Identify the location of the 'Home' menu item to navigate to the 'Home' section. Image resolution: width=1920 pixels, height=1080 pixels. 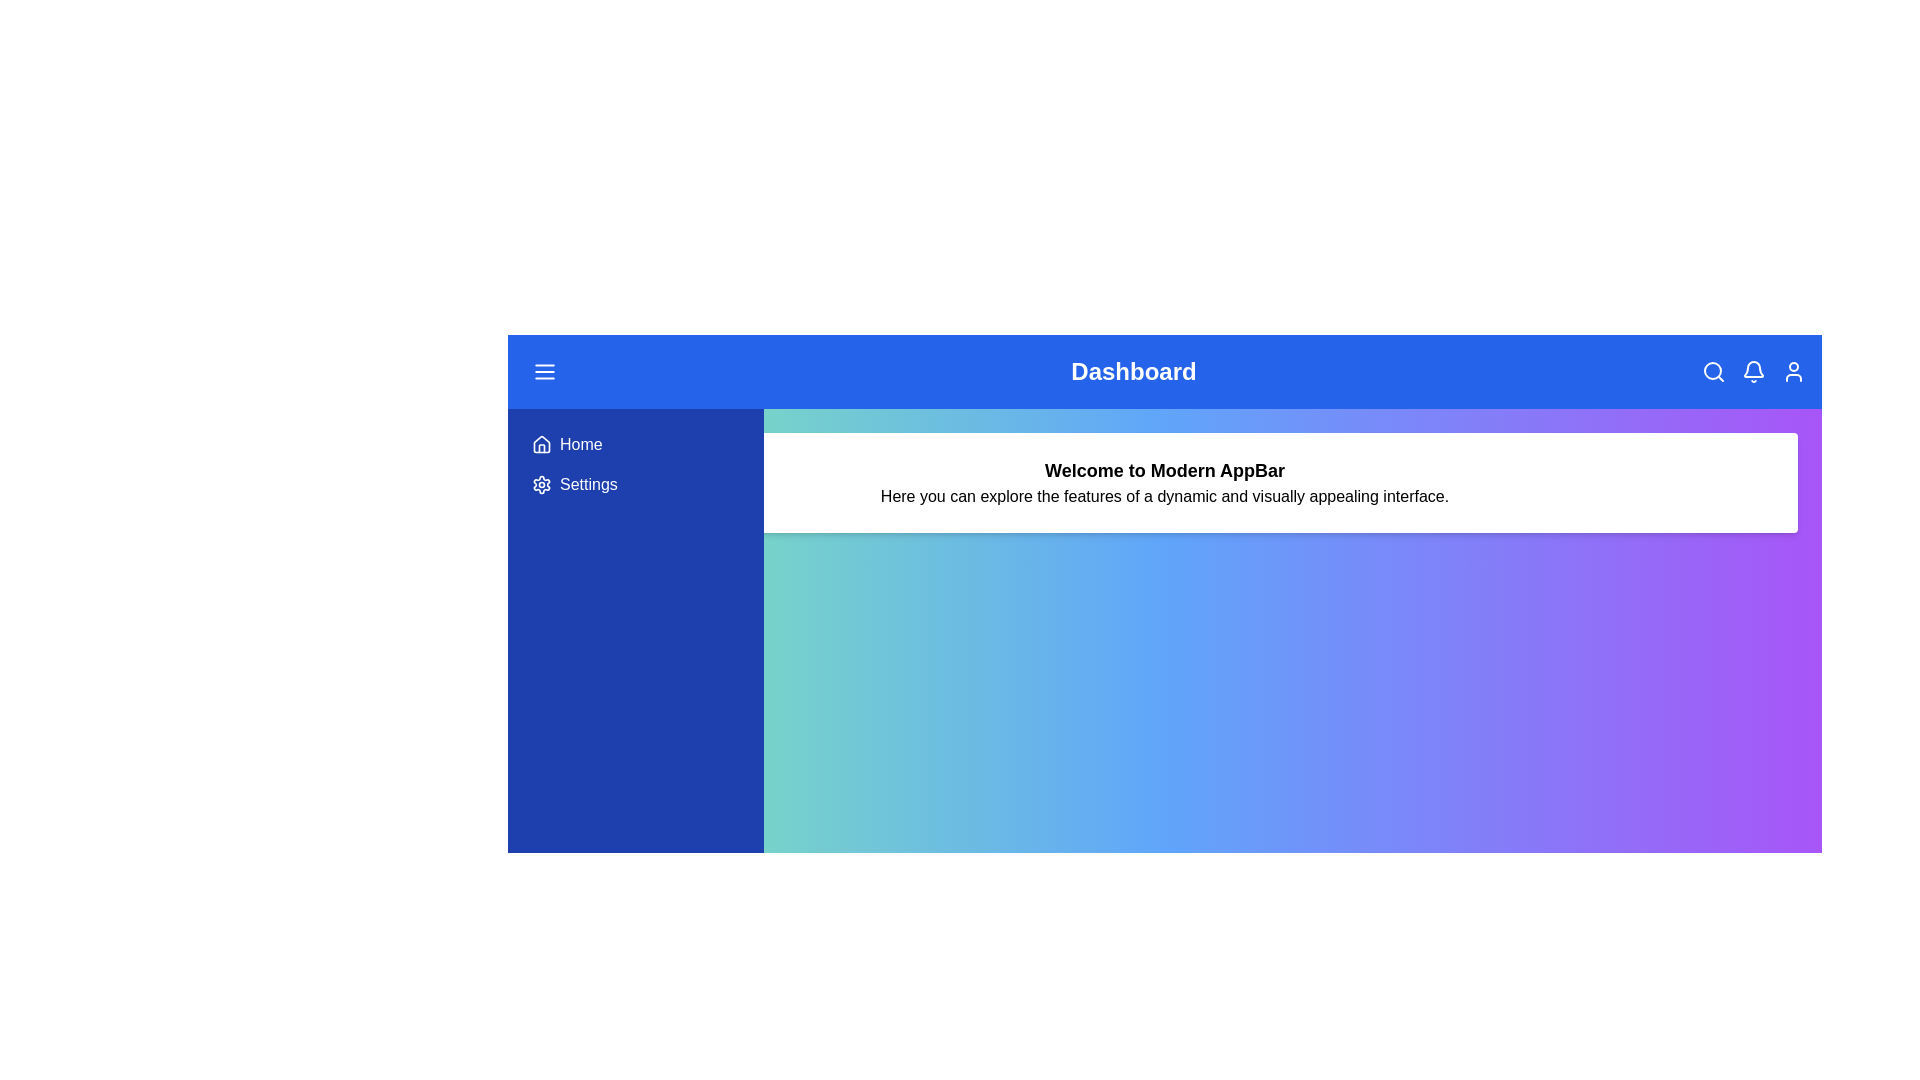
(634, 443).